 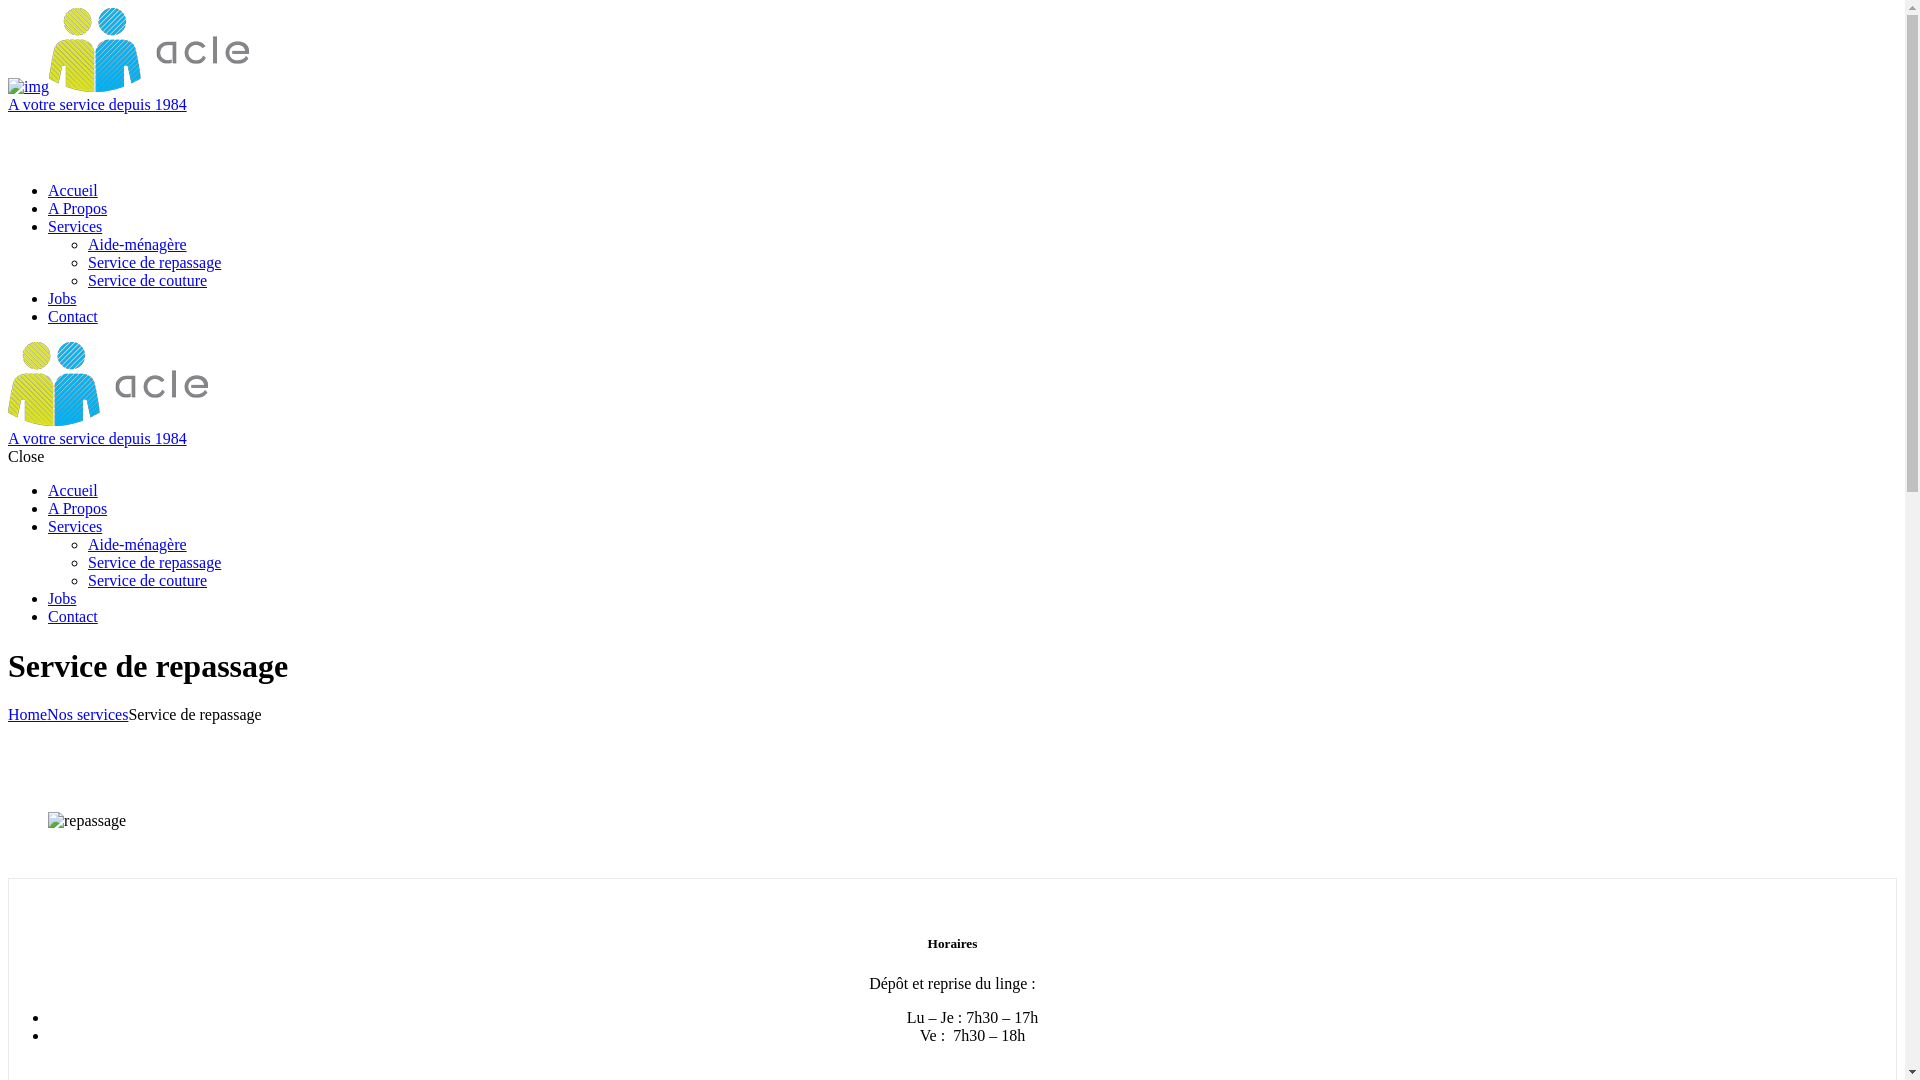 I want to click on 'Home', so click(x=27, y=713).